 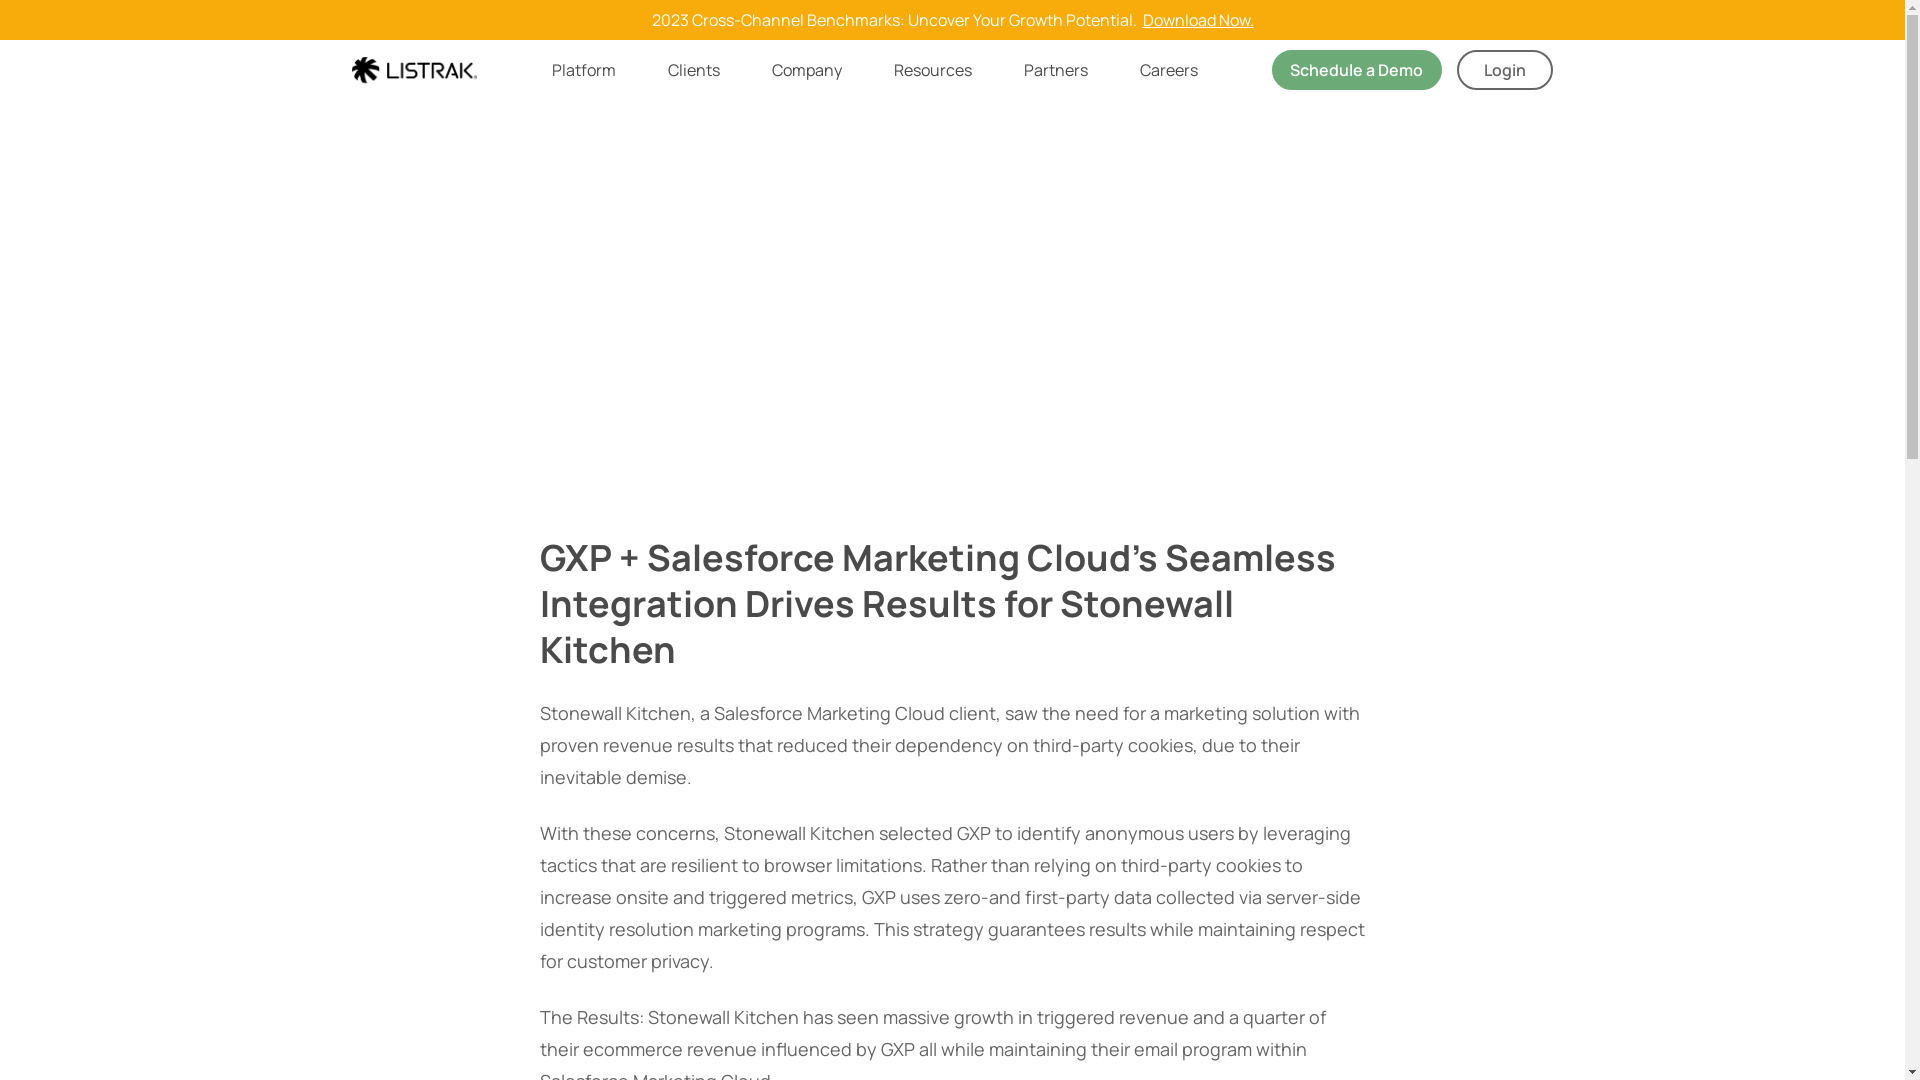 What do you see at coordinates (667, 68) in the screenshot?
I see `'Clients'` at bounding box center [667, 68].